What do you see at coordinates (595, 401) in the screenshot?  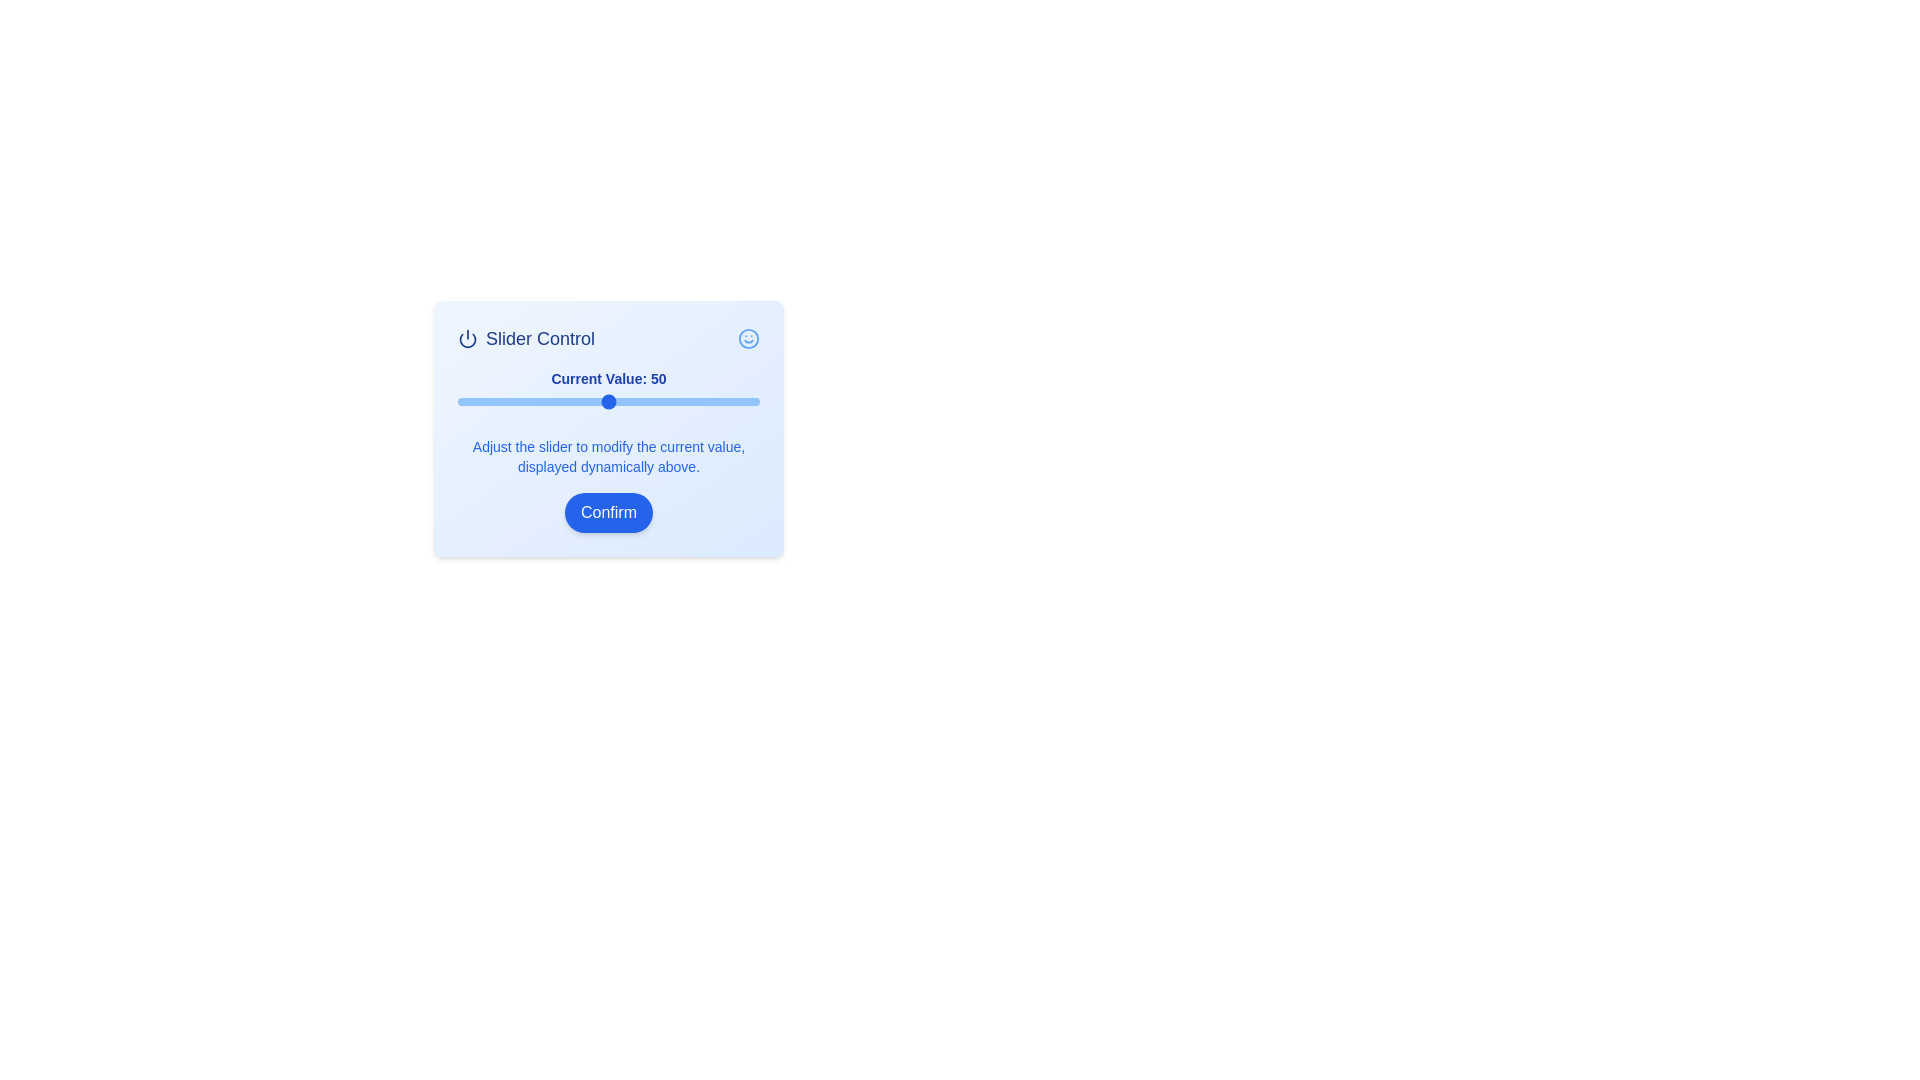 I see `the slider's value` at bounding box center [595, 401].